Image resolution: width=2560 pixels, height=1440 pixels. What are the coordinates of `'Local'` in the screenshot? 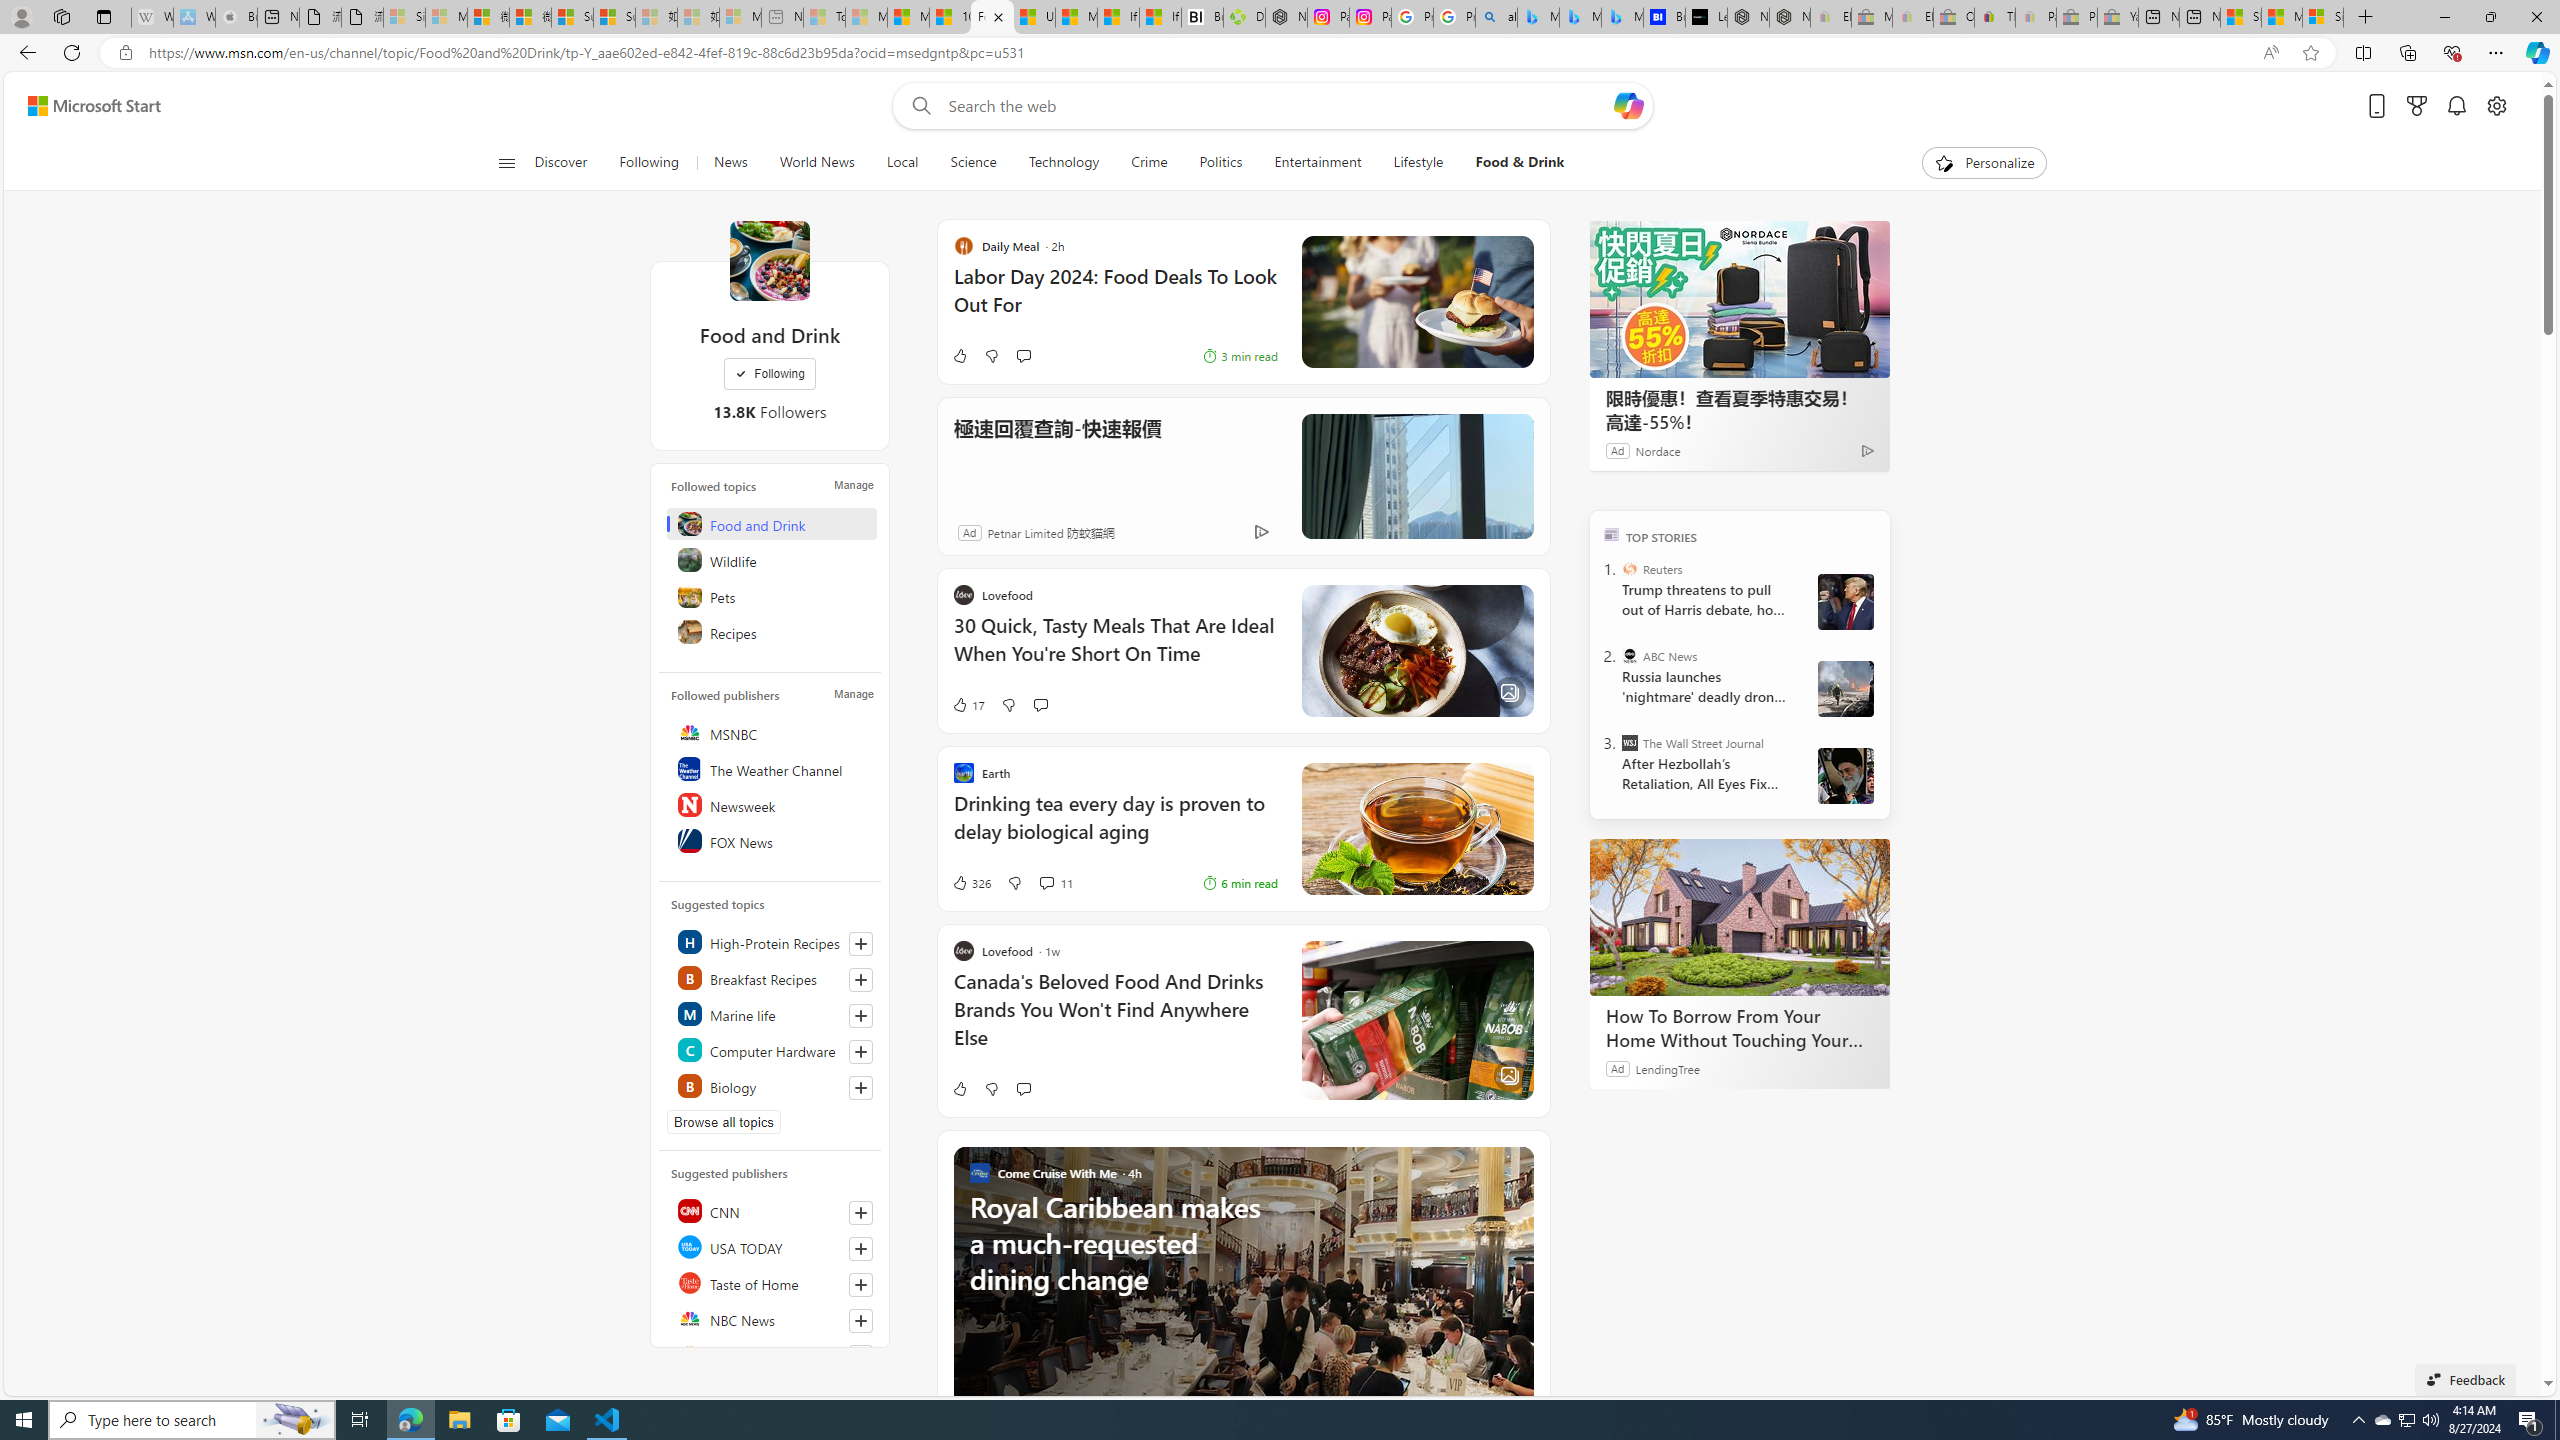 It's located at (901, 162).